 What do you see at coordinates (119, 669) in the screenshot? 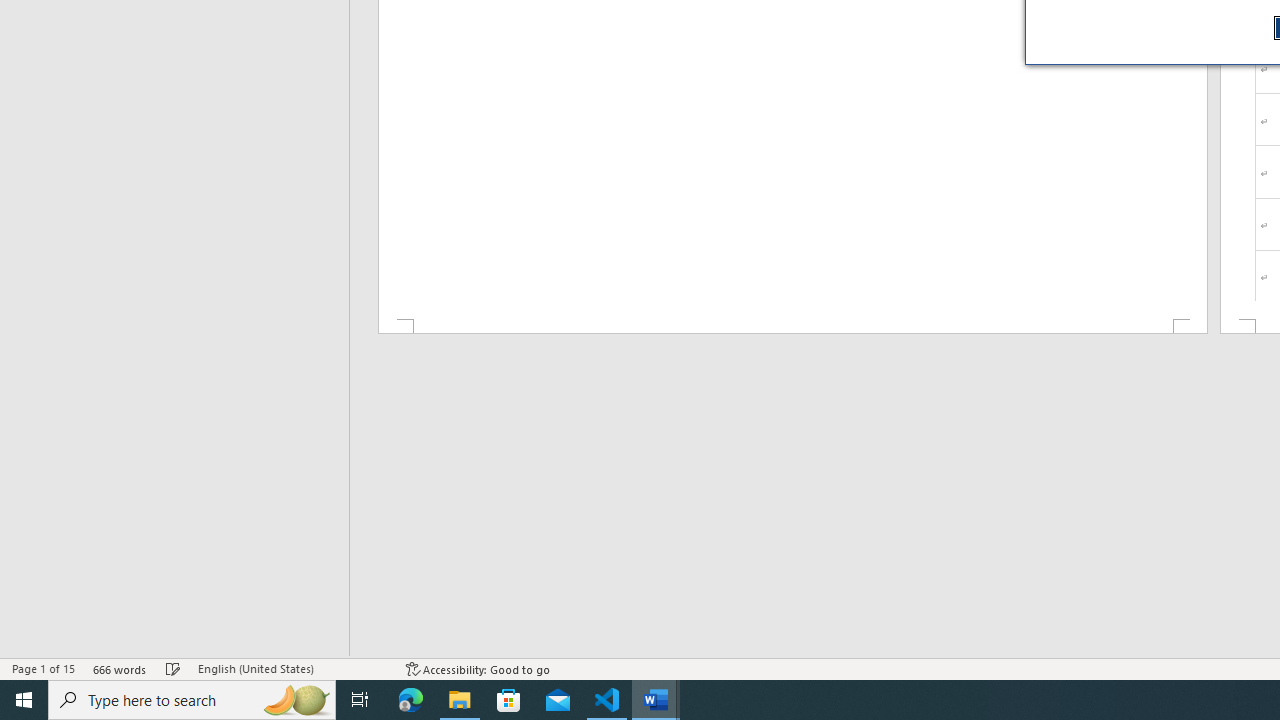
I see `'Word Count 666 words'` at bounding box center [119, 669].